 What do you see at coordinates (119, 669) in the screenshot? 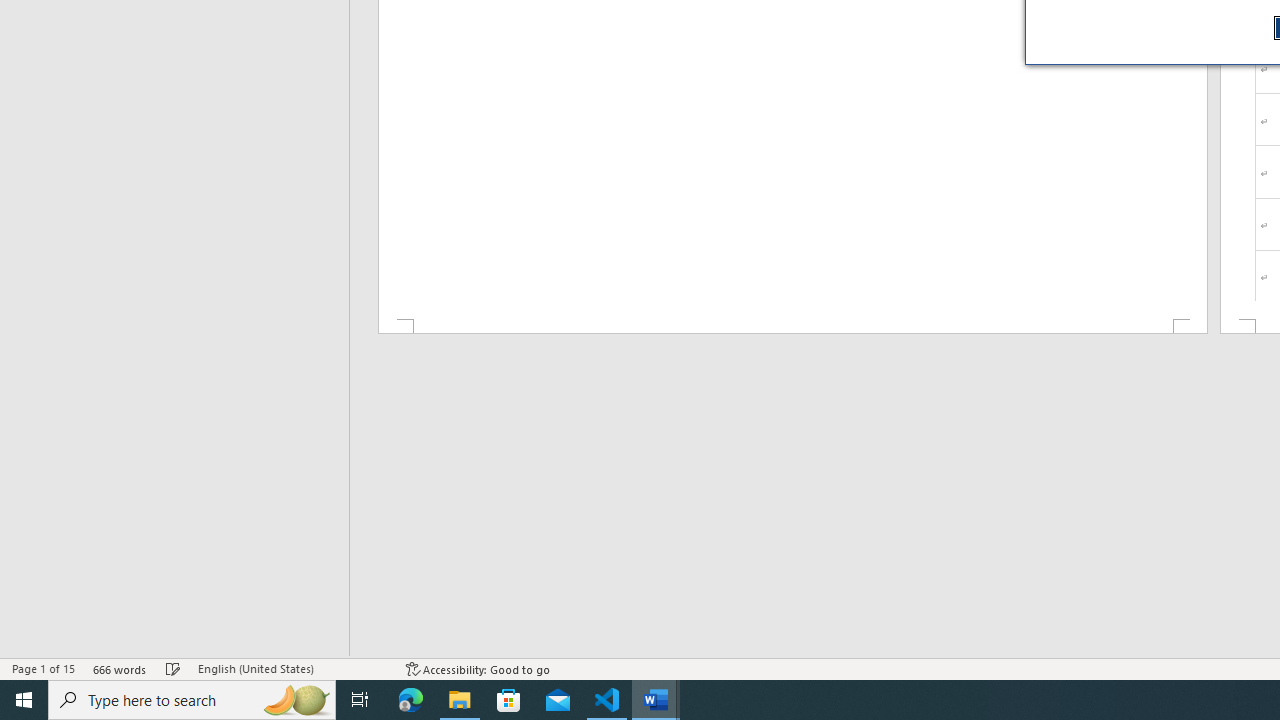
I see `'Word Count 666 words'` at bounding box center [119, 669].